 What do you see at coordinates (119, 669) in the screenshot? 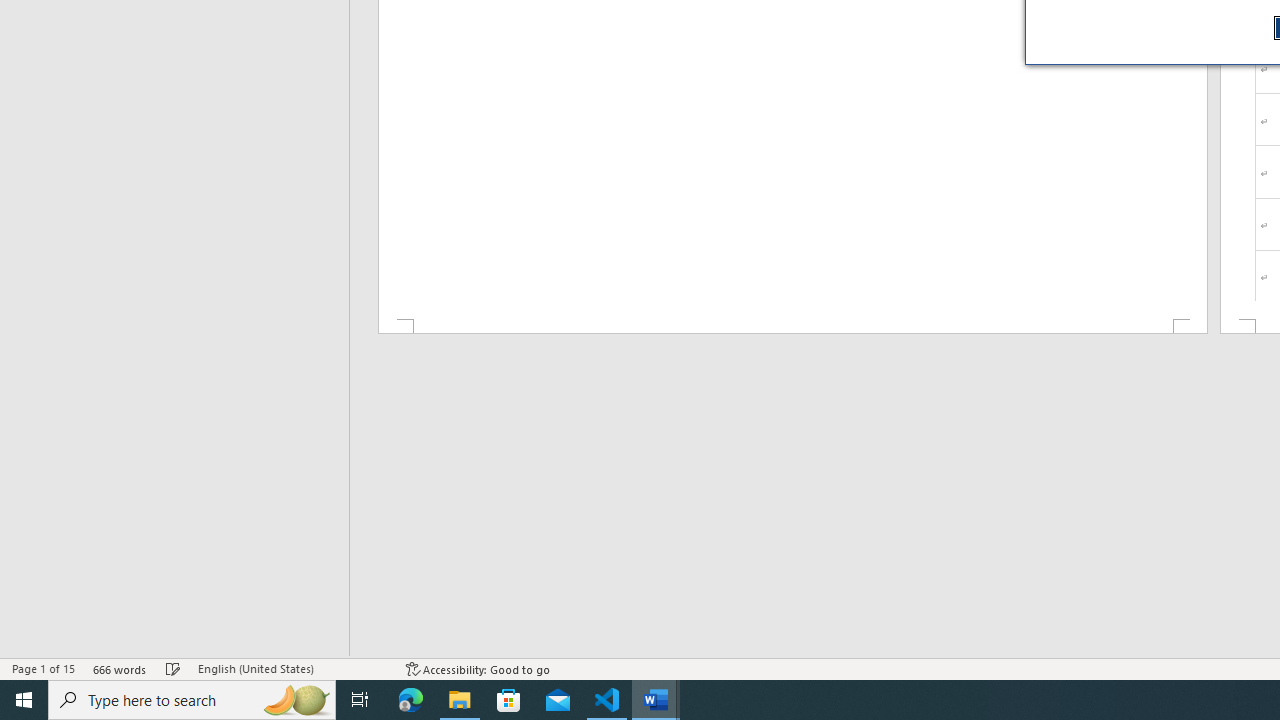
I see `'Word Count 666 words'` at bounding box center [119, 669].